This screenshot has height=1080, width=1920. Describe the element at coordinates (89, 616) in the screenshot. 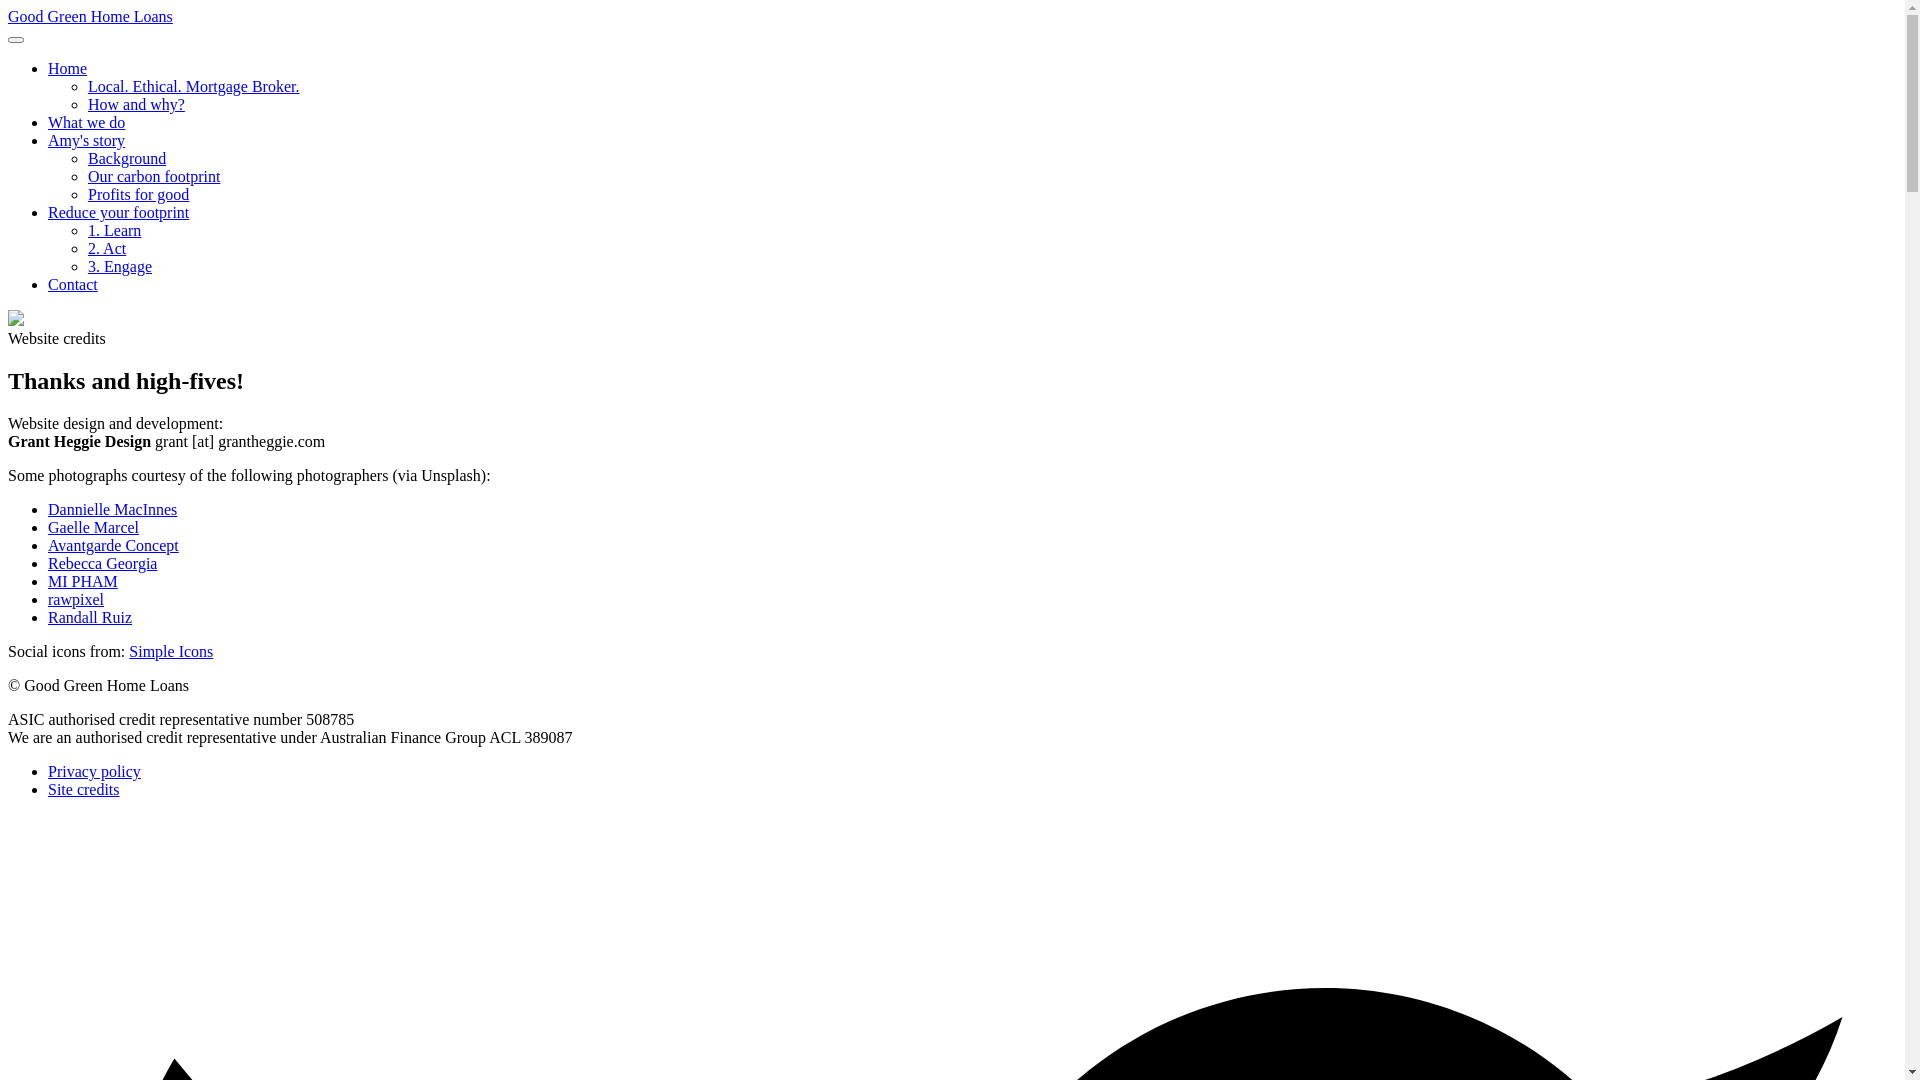

I see `'Randall Ruiz'` at that location.